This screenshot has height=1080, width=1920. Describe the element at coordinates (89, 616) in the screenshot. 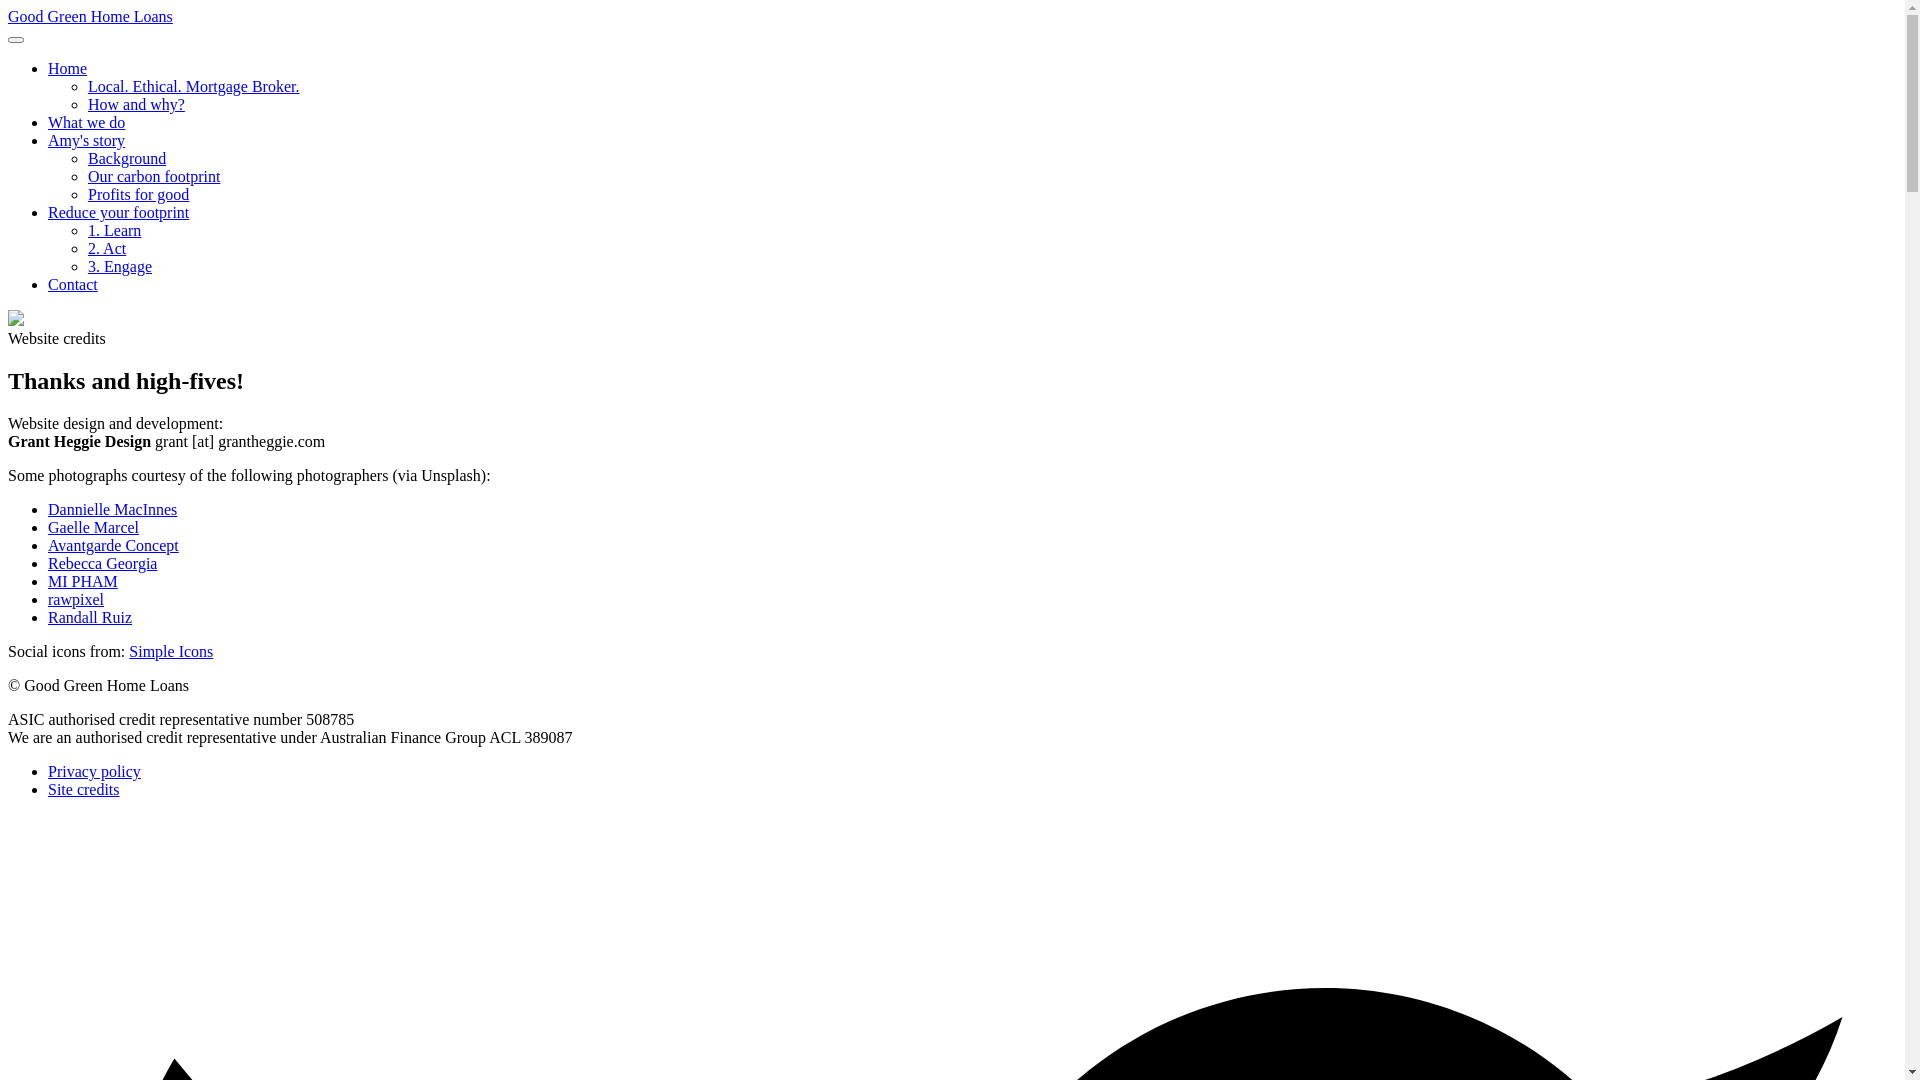

I see `'Randall Ruiz'` at that location.